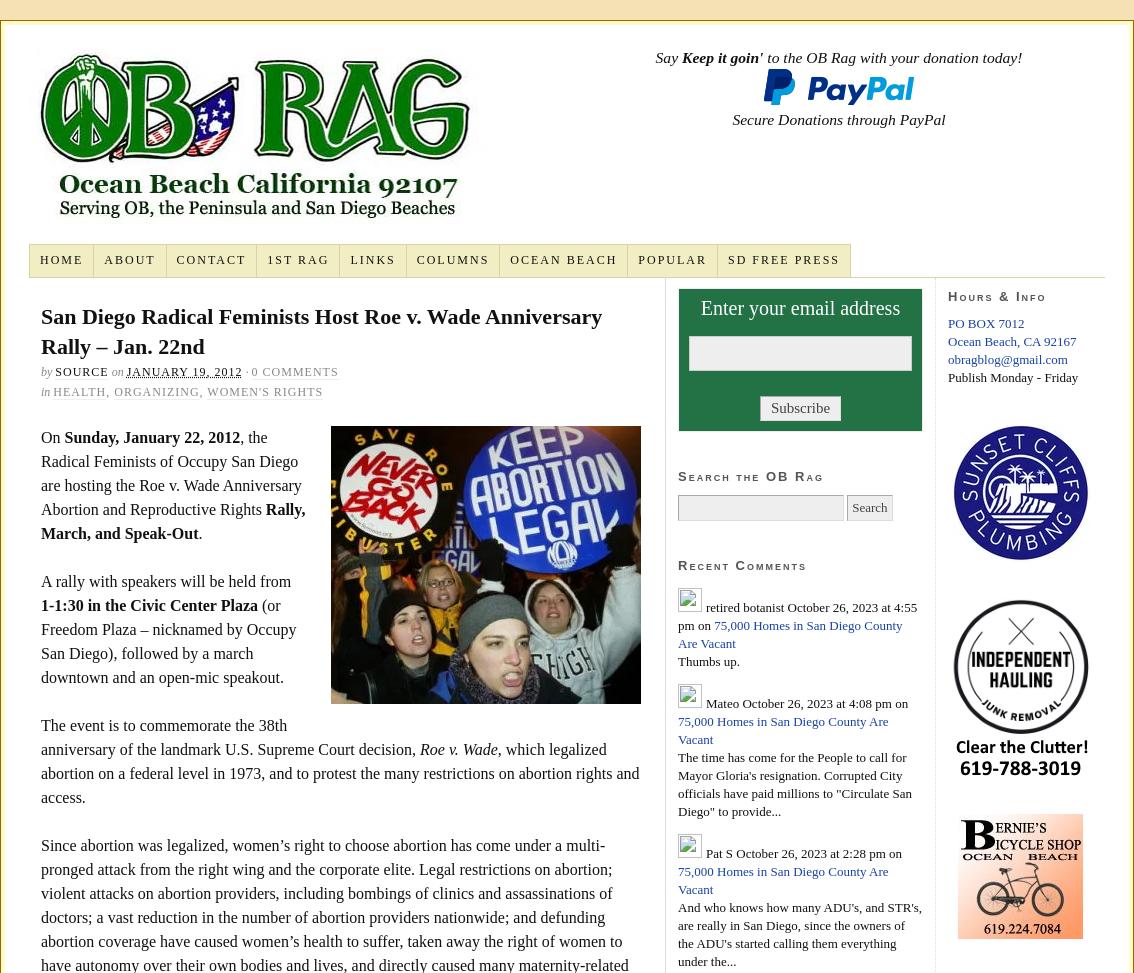 The height and width of the screenshot is (973, 1134). What do you see at coordinates (728, 258) in the screenshot?
I see `'SD Free Press'` at bounding box center [728, 258].